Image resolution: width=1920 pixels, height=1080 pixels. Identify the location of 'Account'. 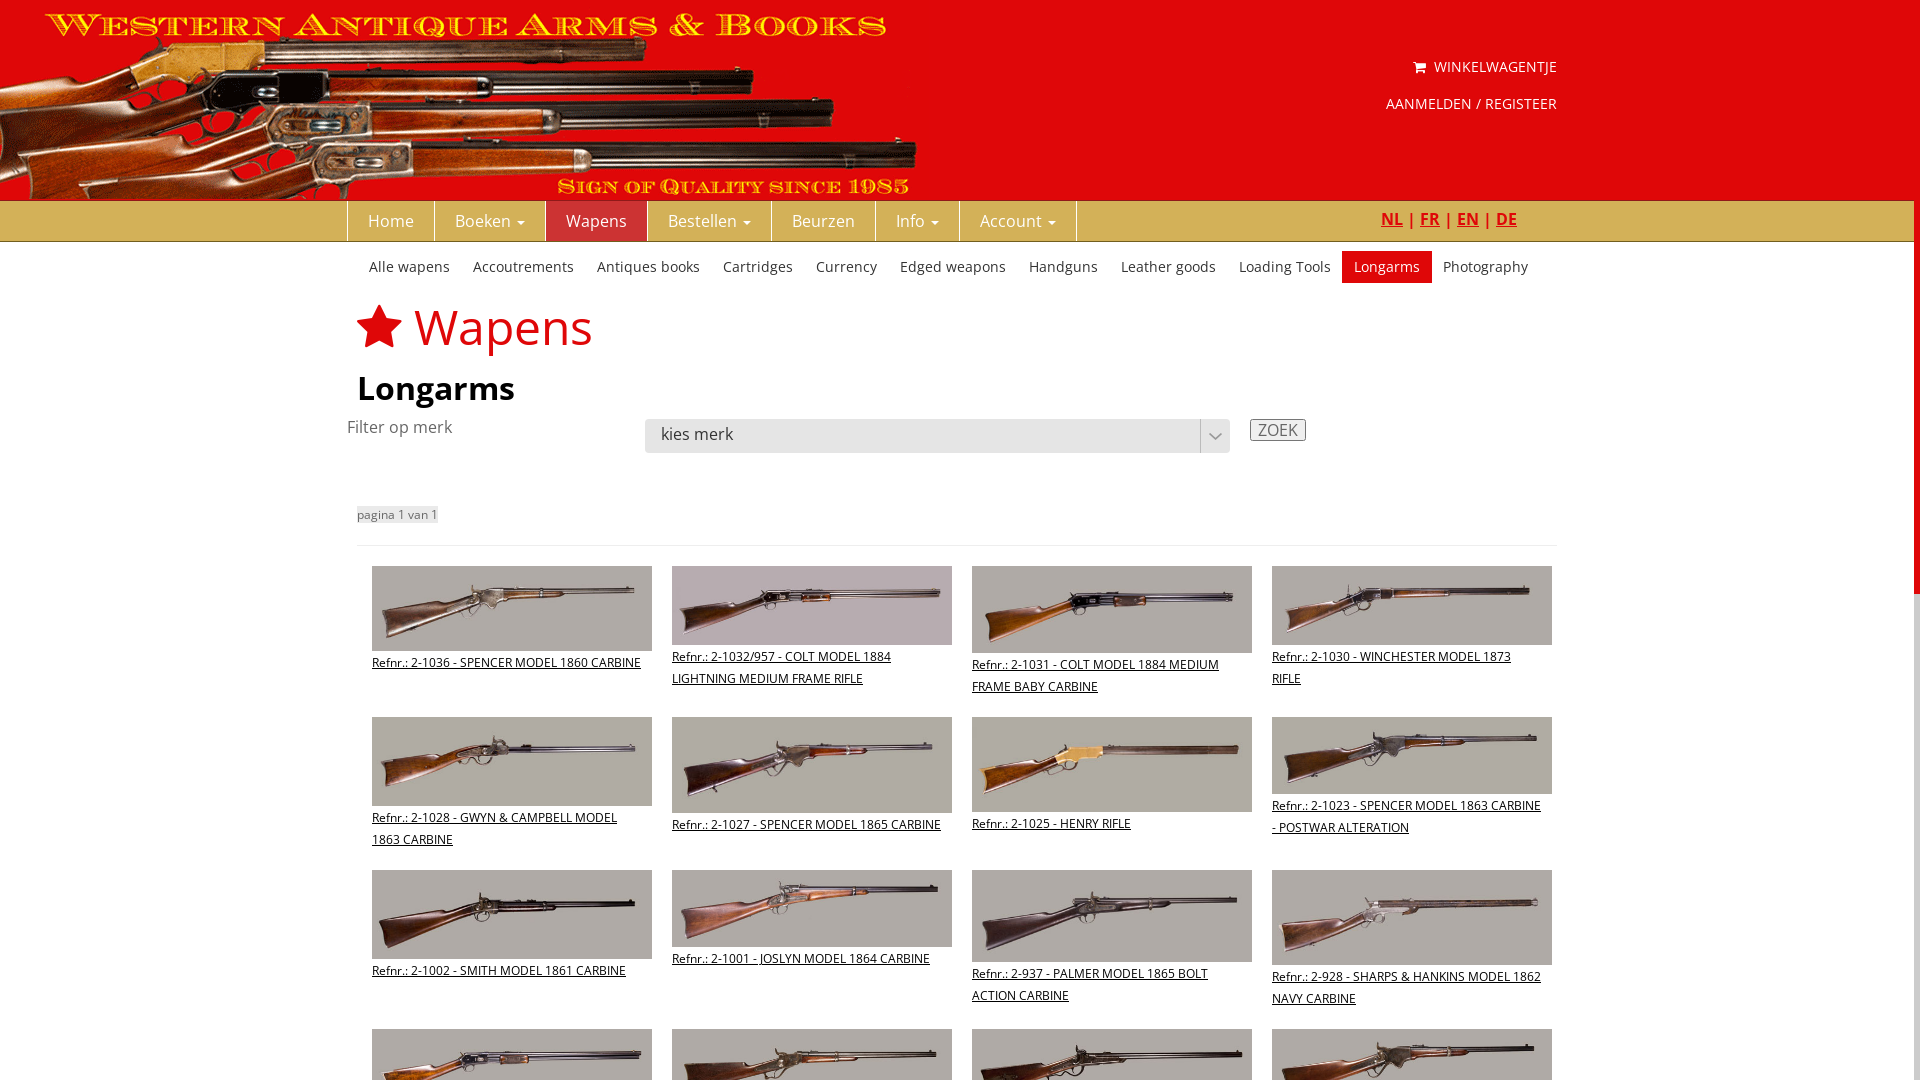
(1018, 220).